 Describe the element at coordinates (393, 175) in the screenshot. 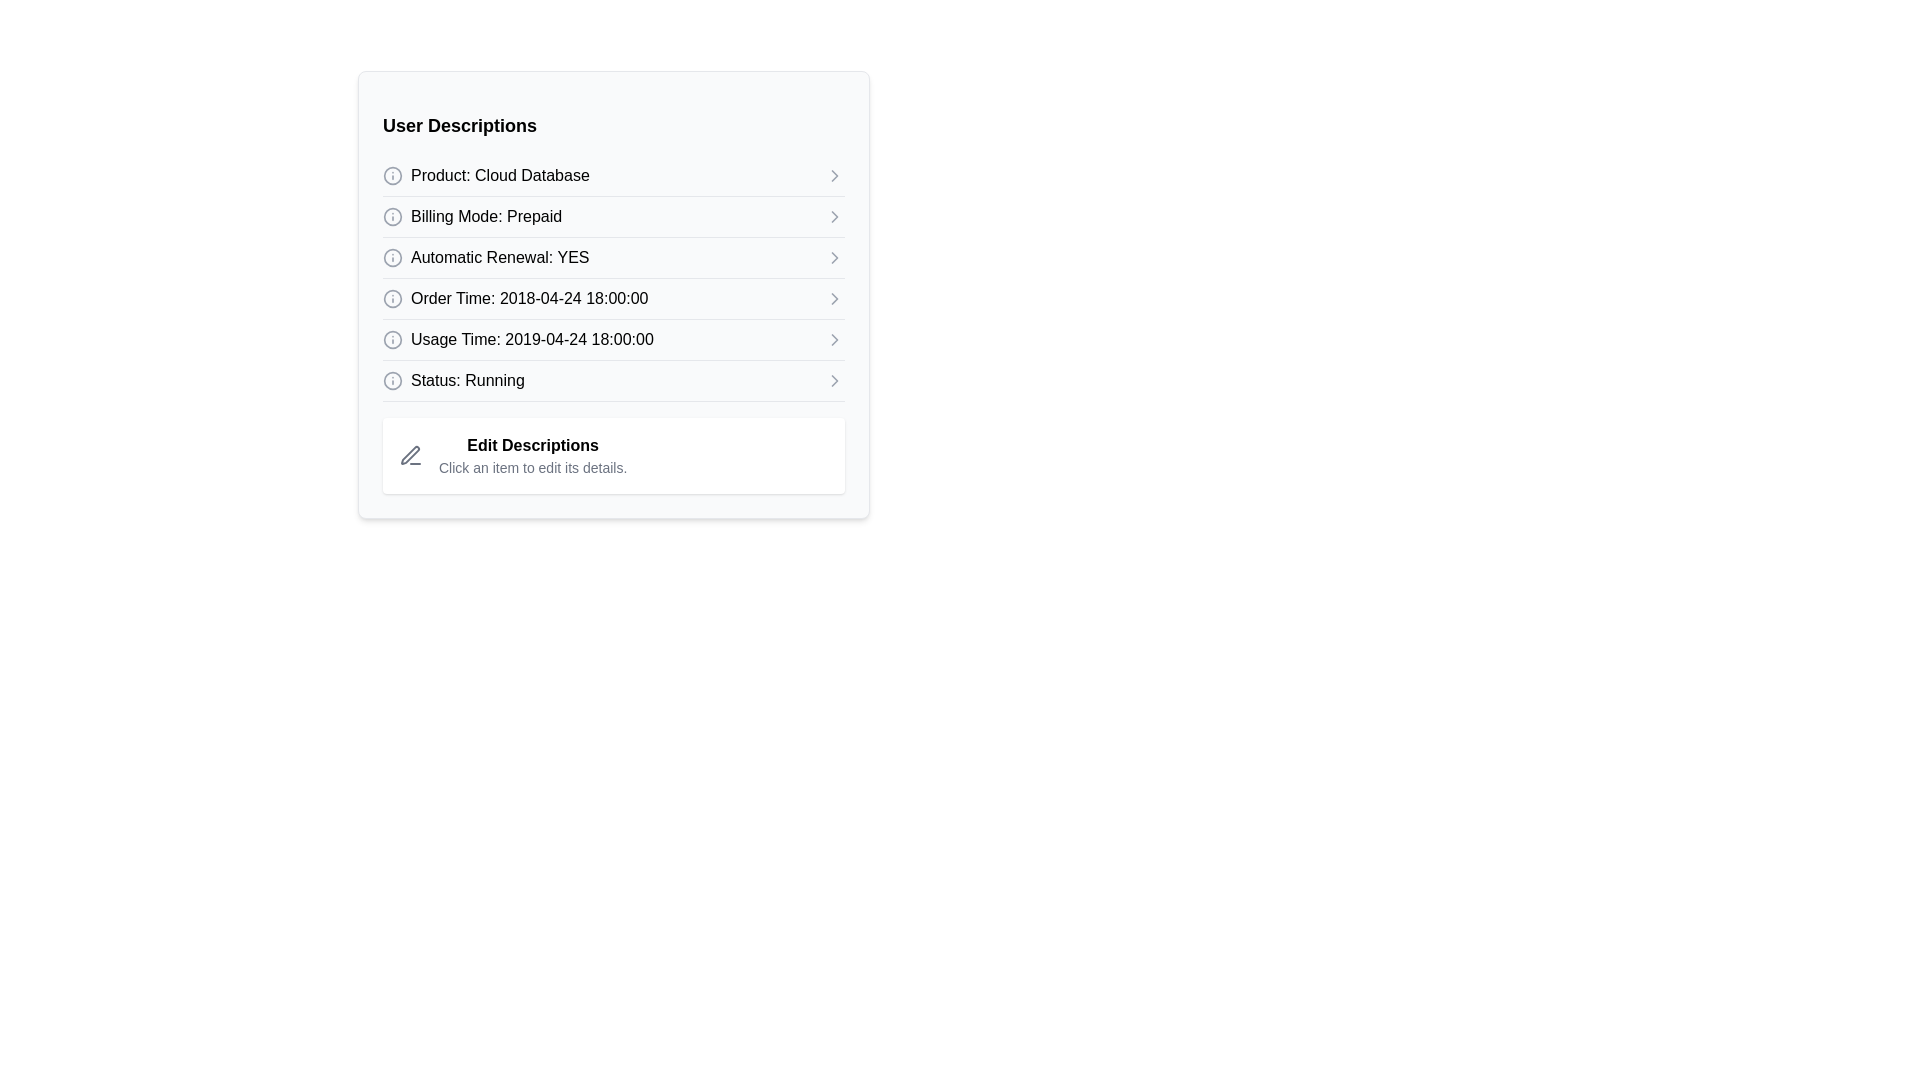

I see `the gray circular shape within the SVG icon, which is positioned above the 'Product: Cloud Database' text` at that location.